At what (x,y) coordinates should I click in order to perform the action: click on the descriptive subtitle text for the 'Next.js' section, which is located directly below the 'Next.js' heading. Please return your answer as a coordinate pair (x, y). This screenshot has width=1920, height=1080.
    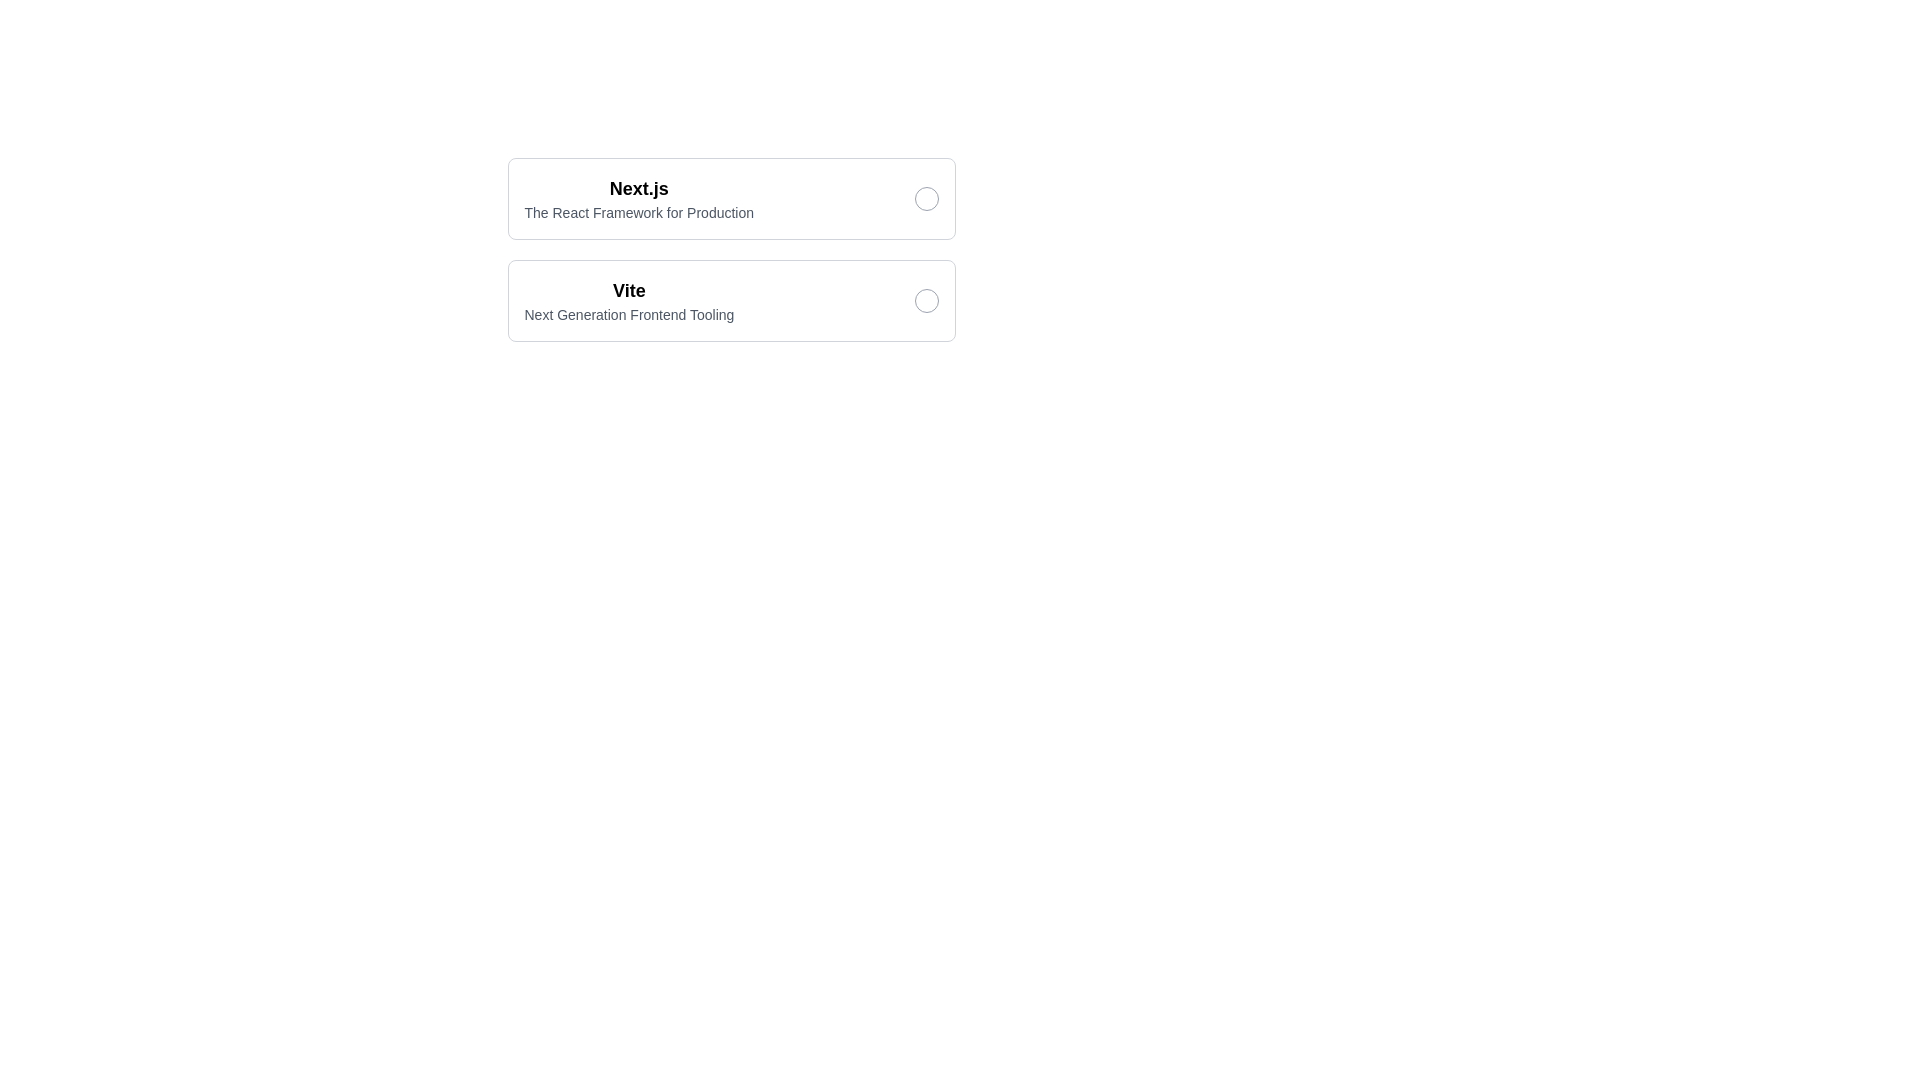
    Looking at the image, I should click on (638, 212).